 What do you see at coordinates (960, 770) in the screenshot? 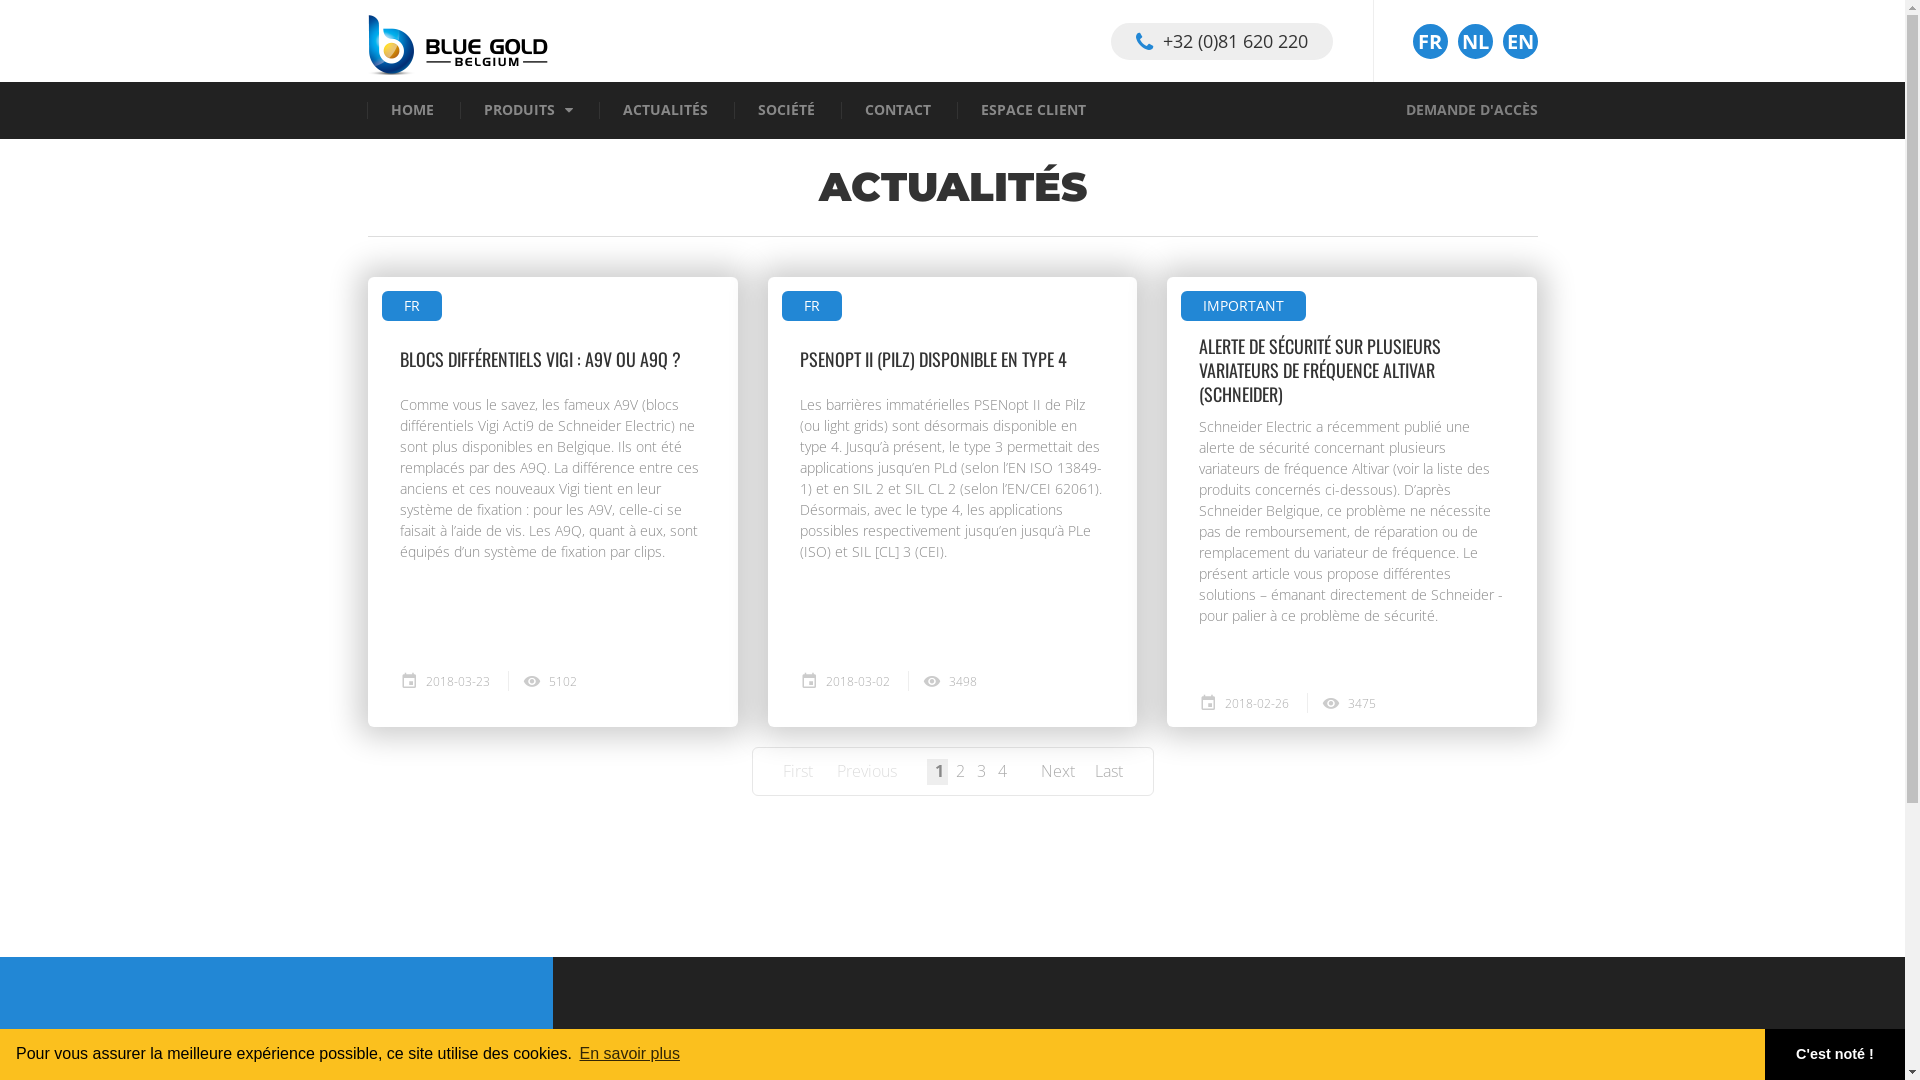
I see `'2'` at bounding box center [960, 770].